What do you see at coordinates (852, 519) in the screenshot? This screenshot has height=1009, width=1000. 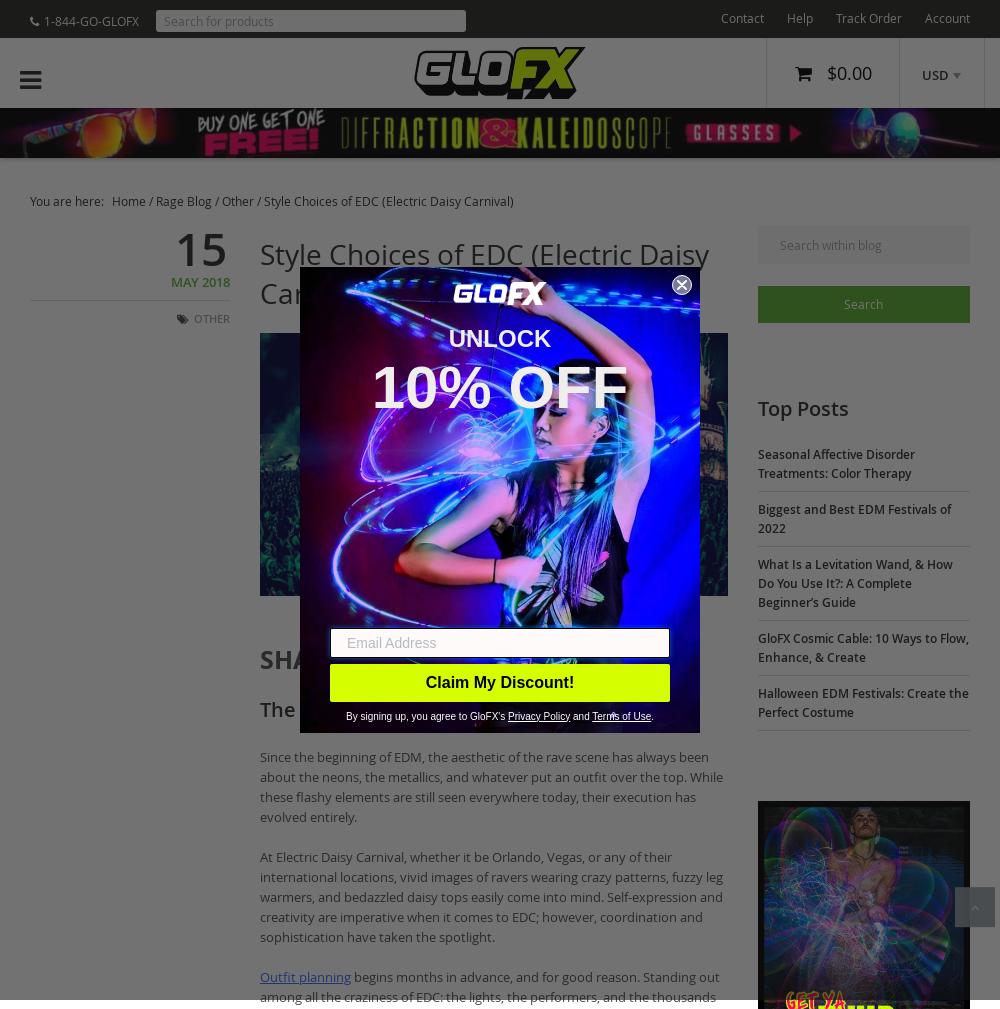 I see `'​​Biggest and Best EDM Festivals of 2022'` at bounding box center [852, 519].